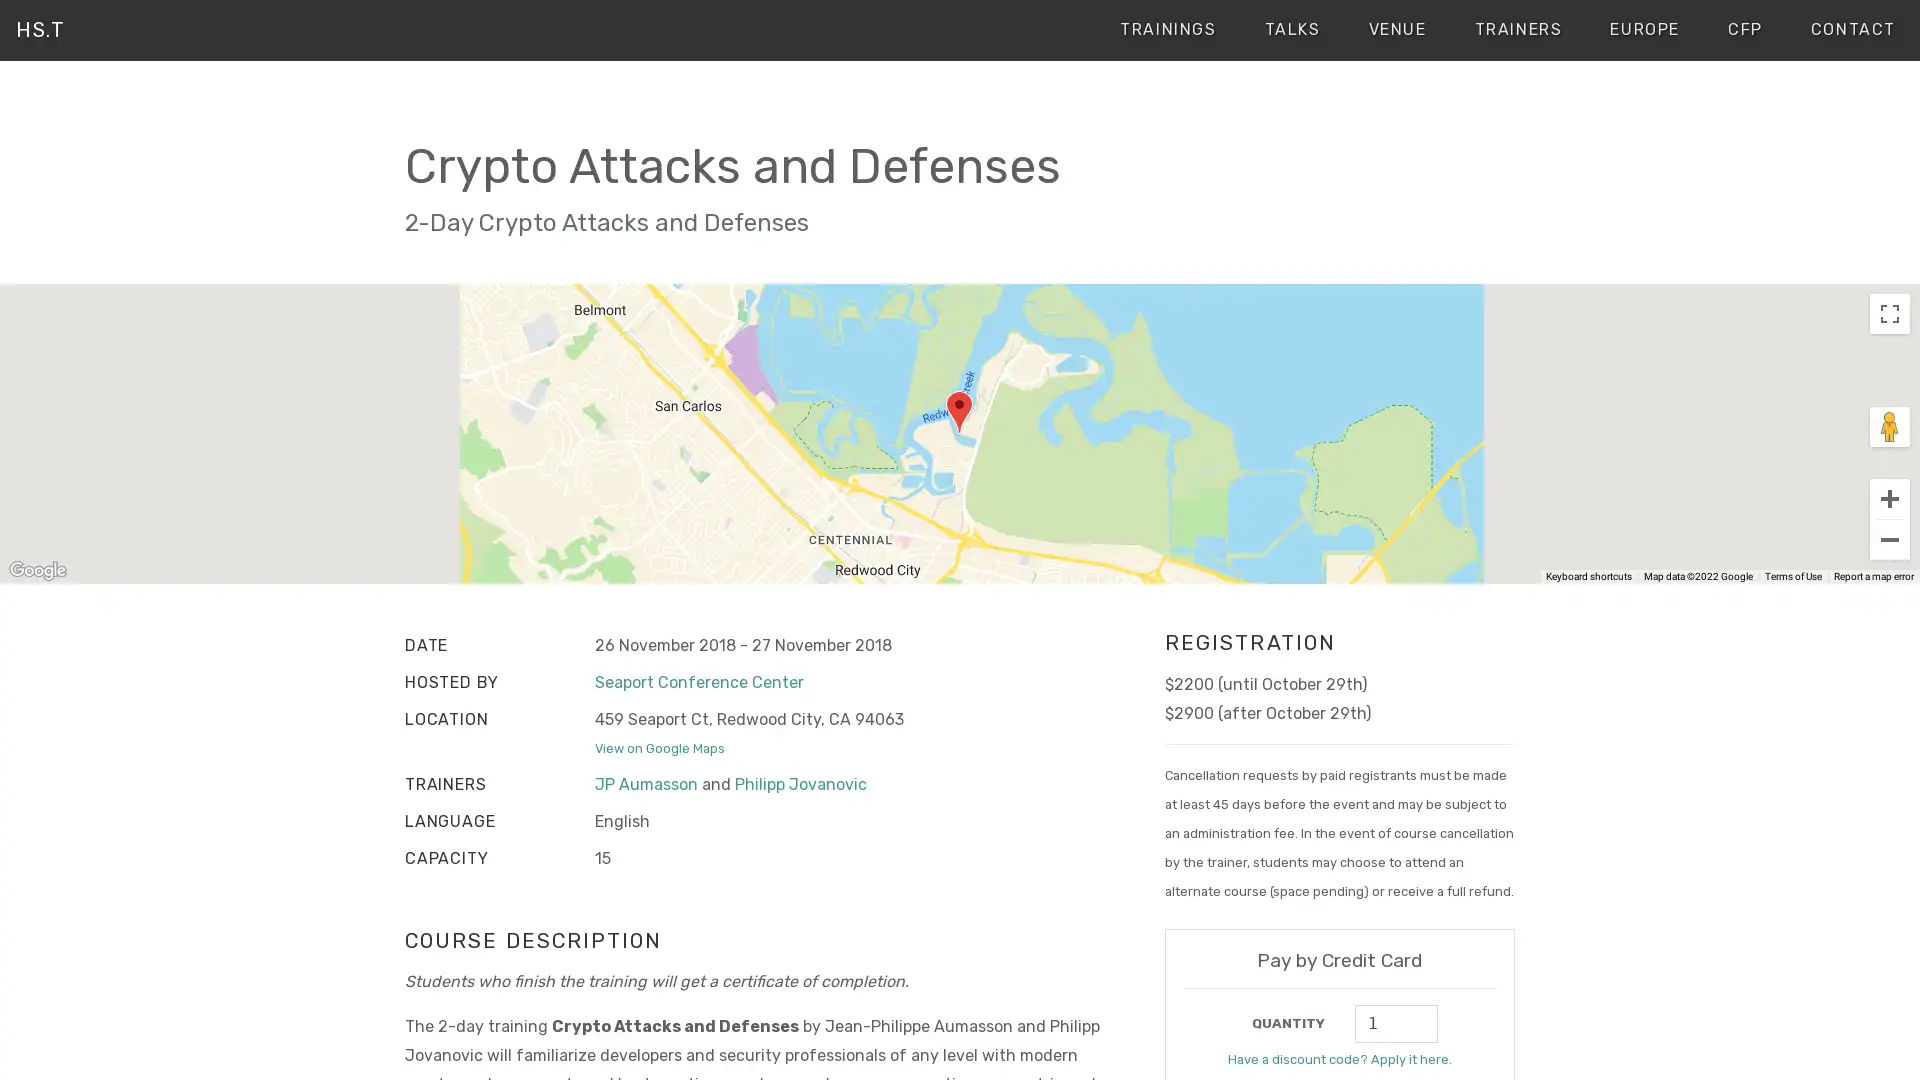 This screenshot has width=1920, height=1080. What do you see at coordinates (1889, 538) in the screenshot?
I see `Zoom out` at bounding box center [1889, 538].